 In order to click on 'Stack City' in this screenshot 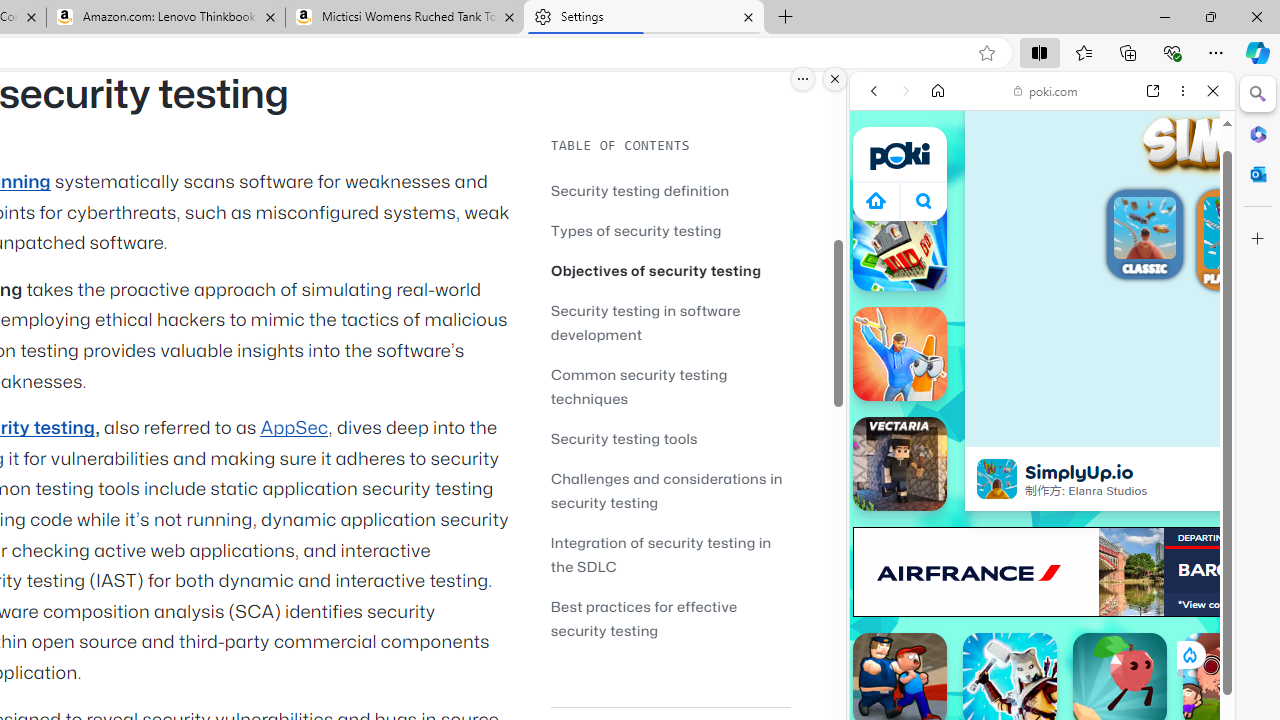, I will do `click(898, 243)`.